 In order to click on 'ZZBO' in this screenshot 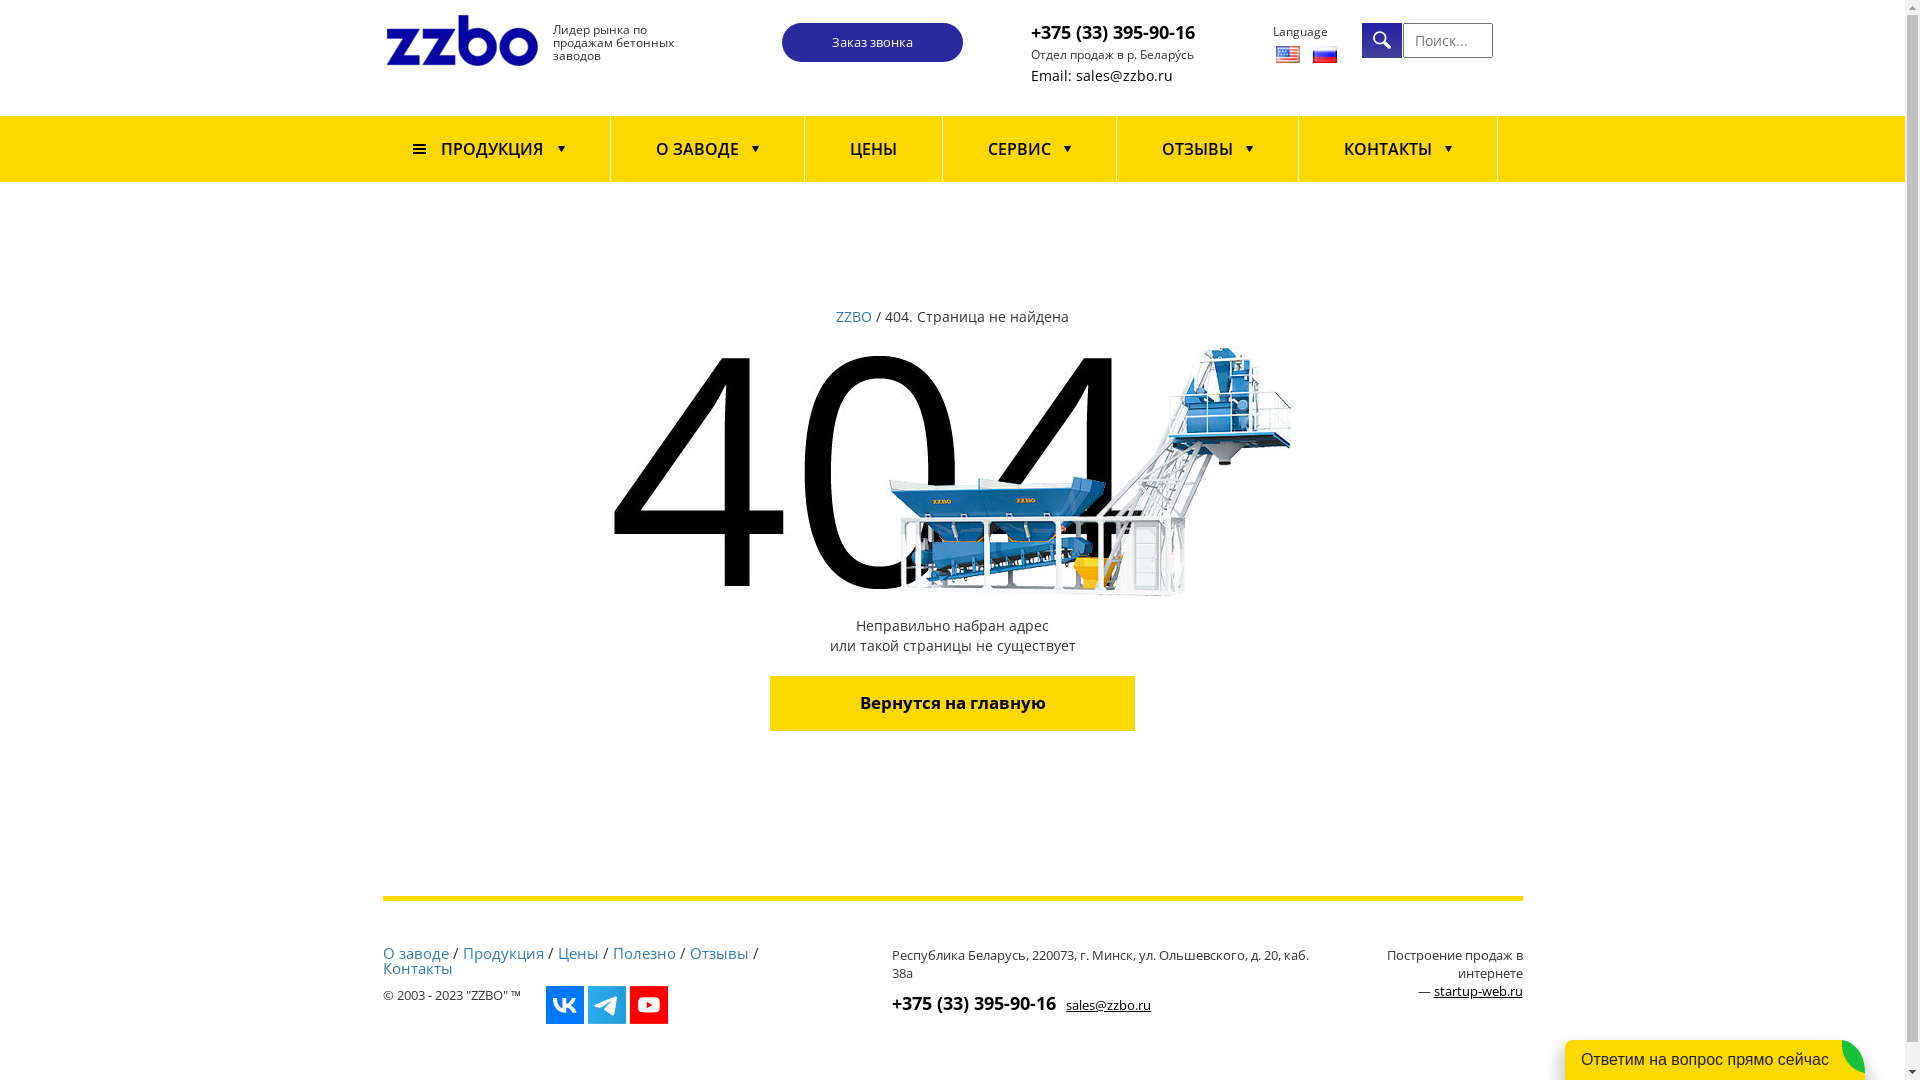, I will do `click(854, 315)`.